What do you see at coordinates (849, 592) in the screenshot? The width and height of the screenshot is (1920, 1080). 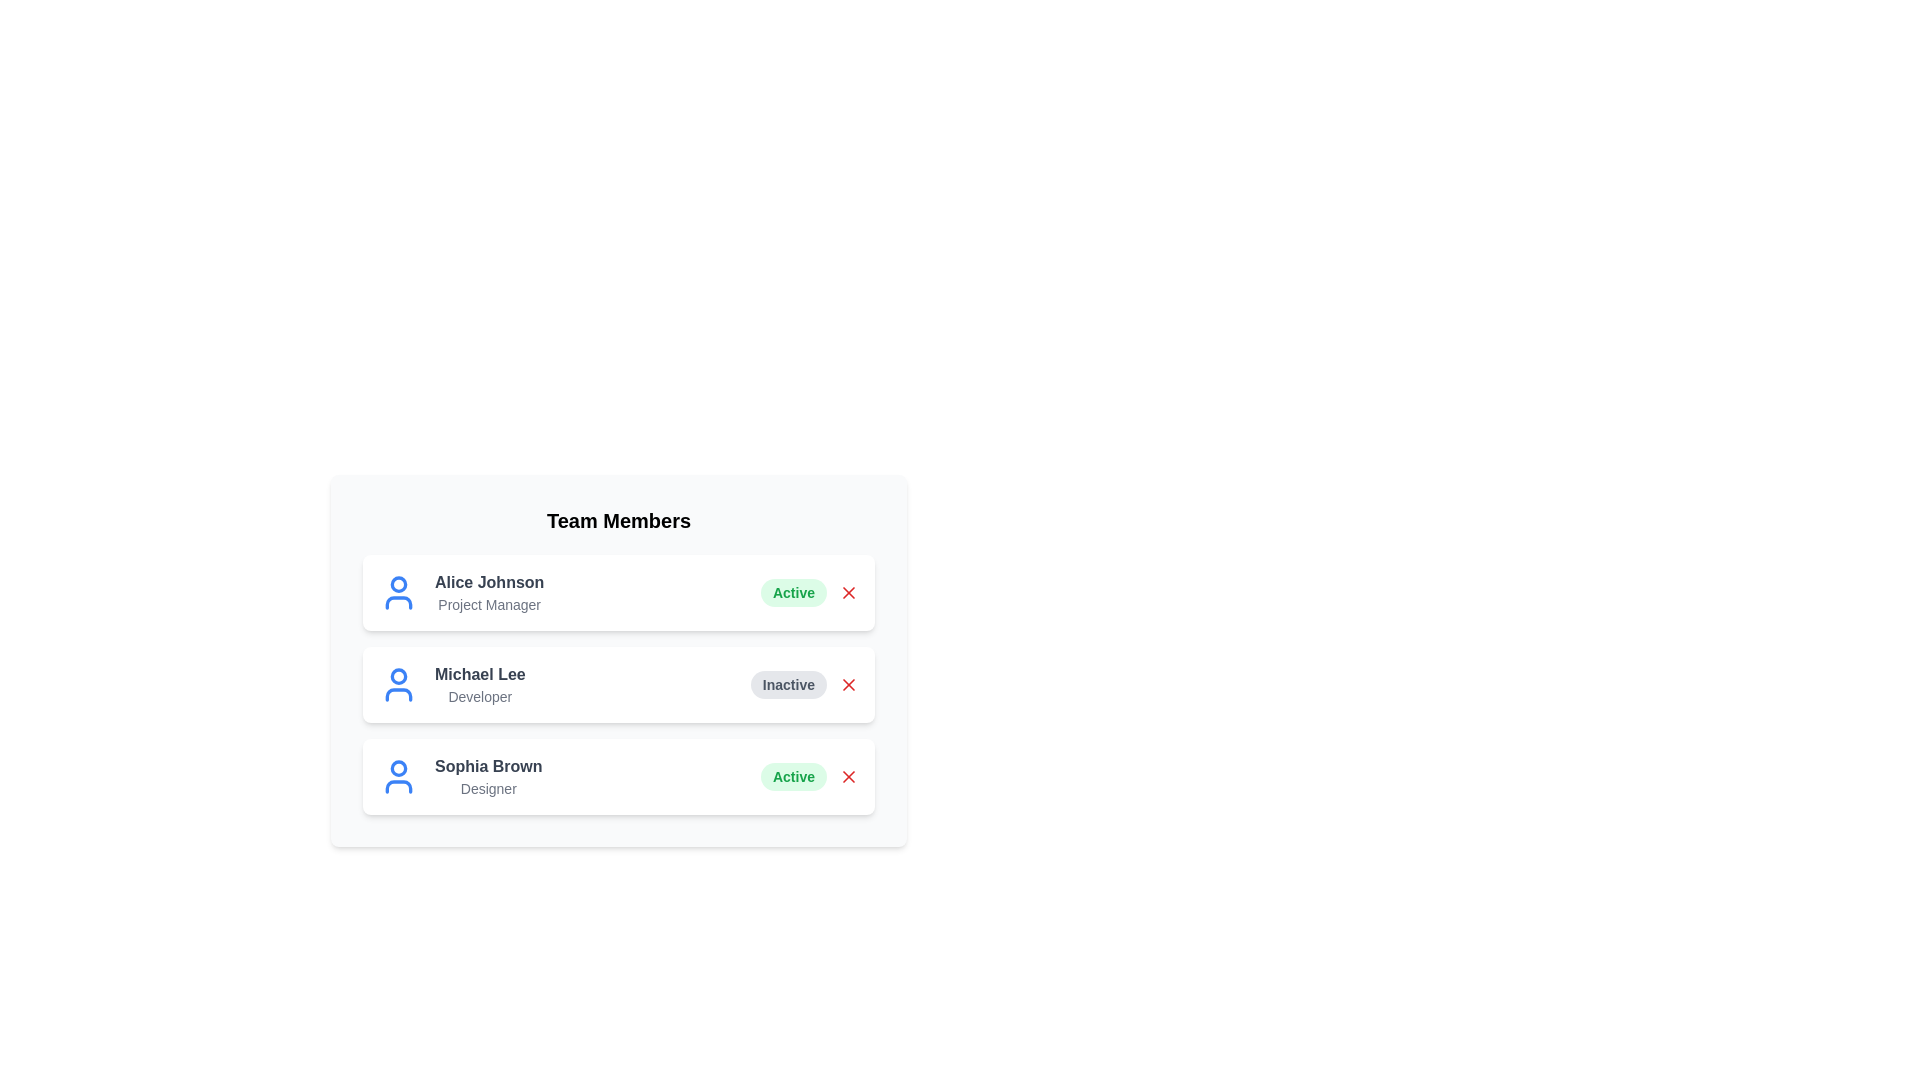 I see `'X' button next to the member Alice Johnson to remove them from the team` at bounding box center [849, 592].